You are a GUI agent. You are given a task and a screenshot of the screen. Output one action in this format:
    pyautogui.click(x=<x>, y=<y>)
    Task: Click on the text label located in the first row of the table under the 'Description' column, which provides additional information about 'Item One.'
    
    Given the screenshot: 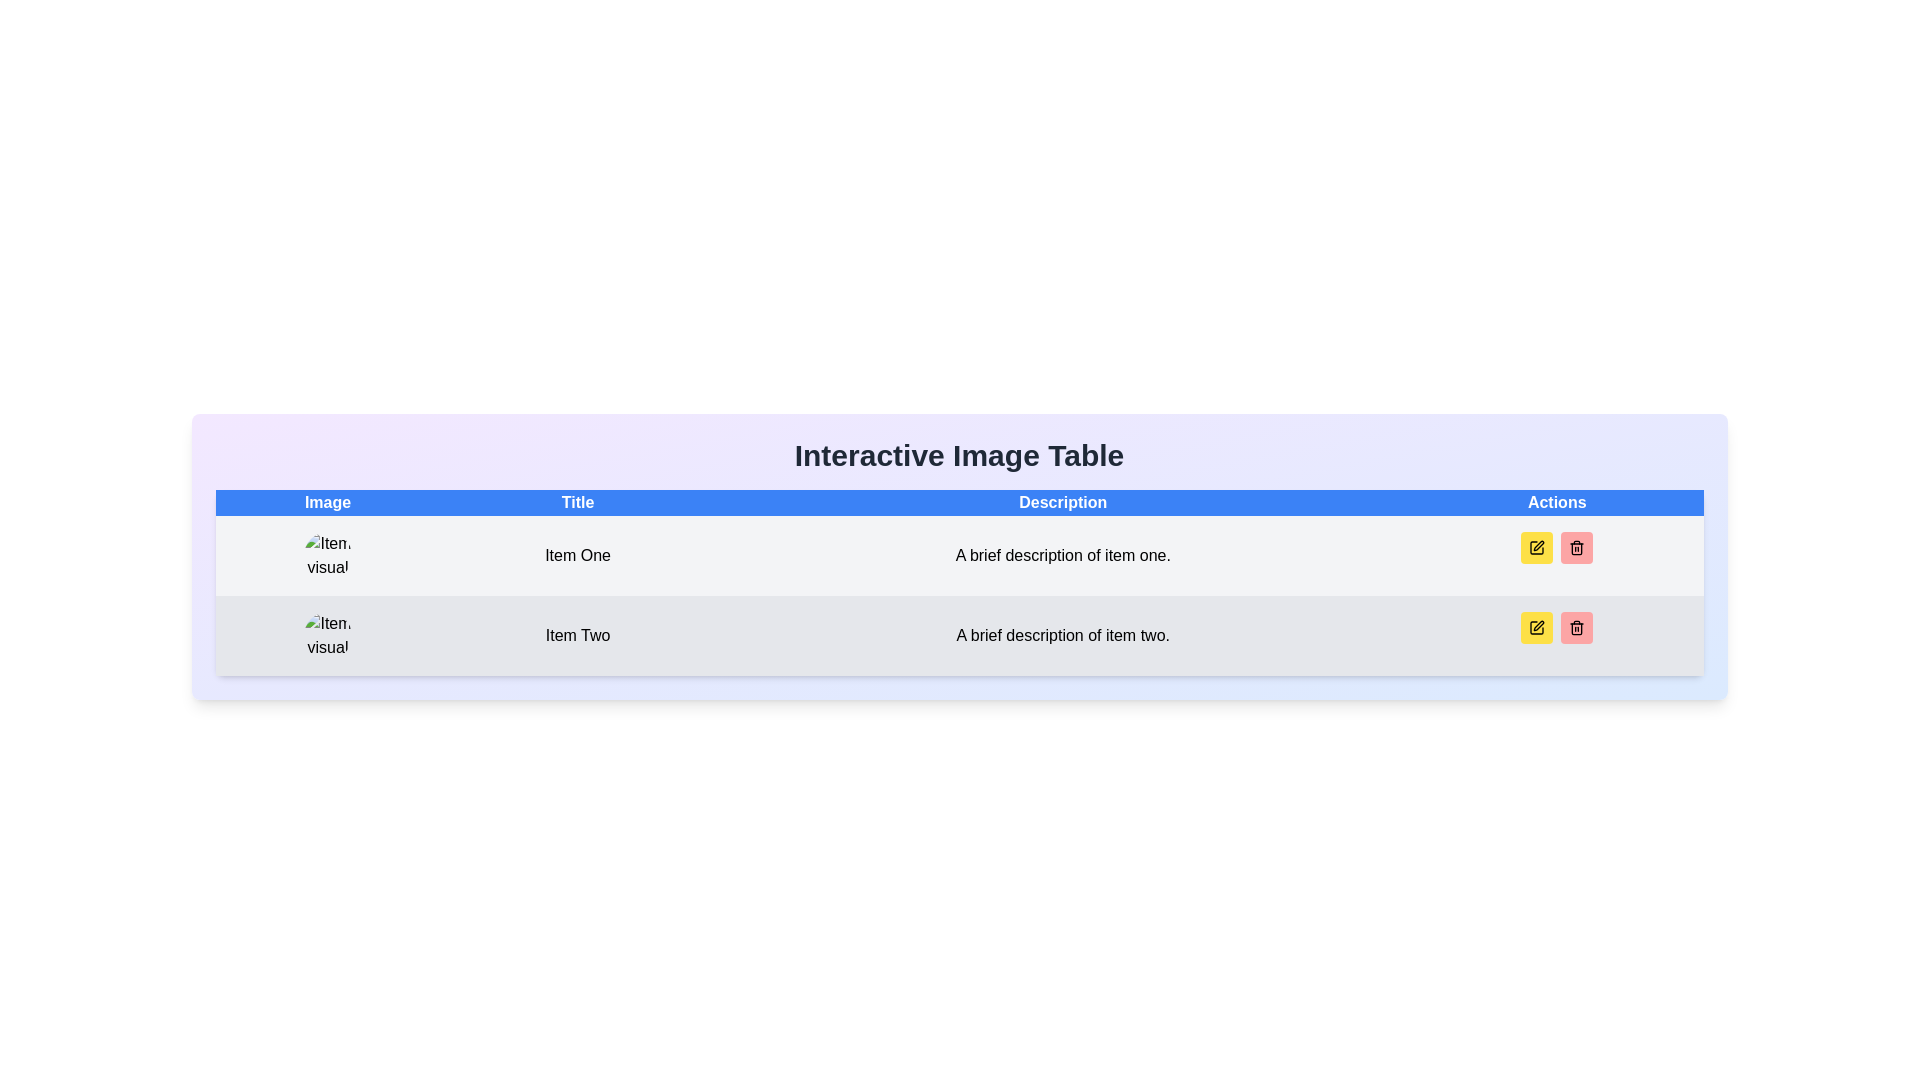 What is the action you would take?
    pyautogui.click(x=1062, y=555)
    